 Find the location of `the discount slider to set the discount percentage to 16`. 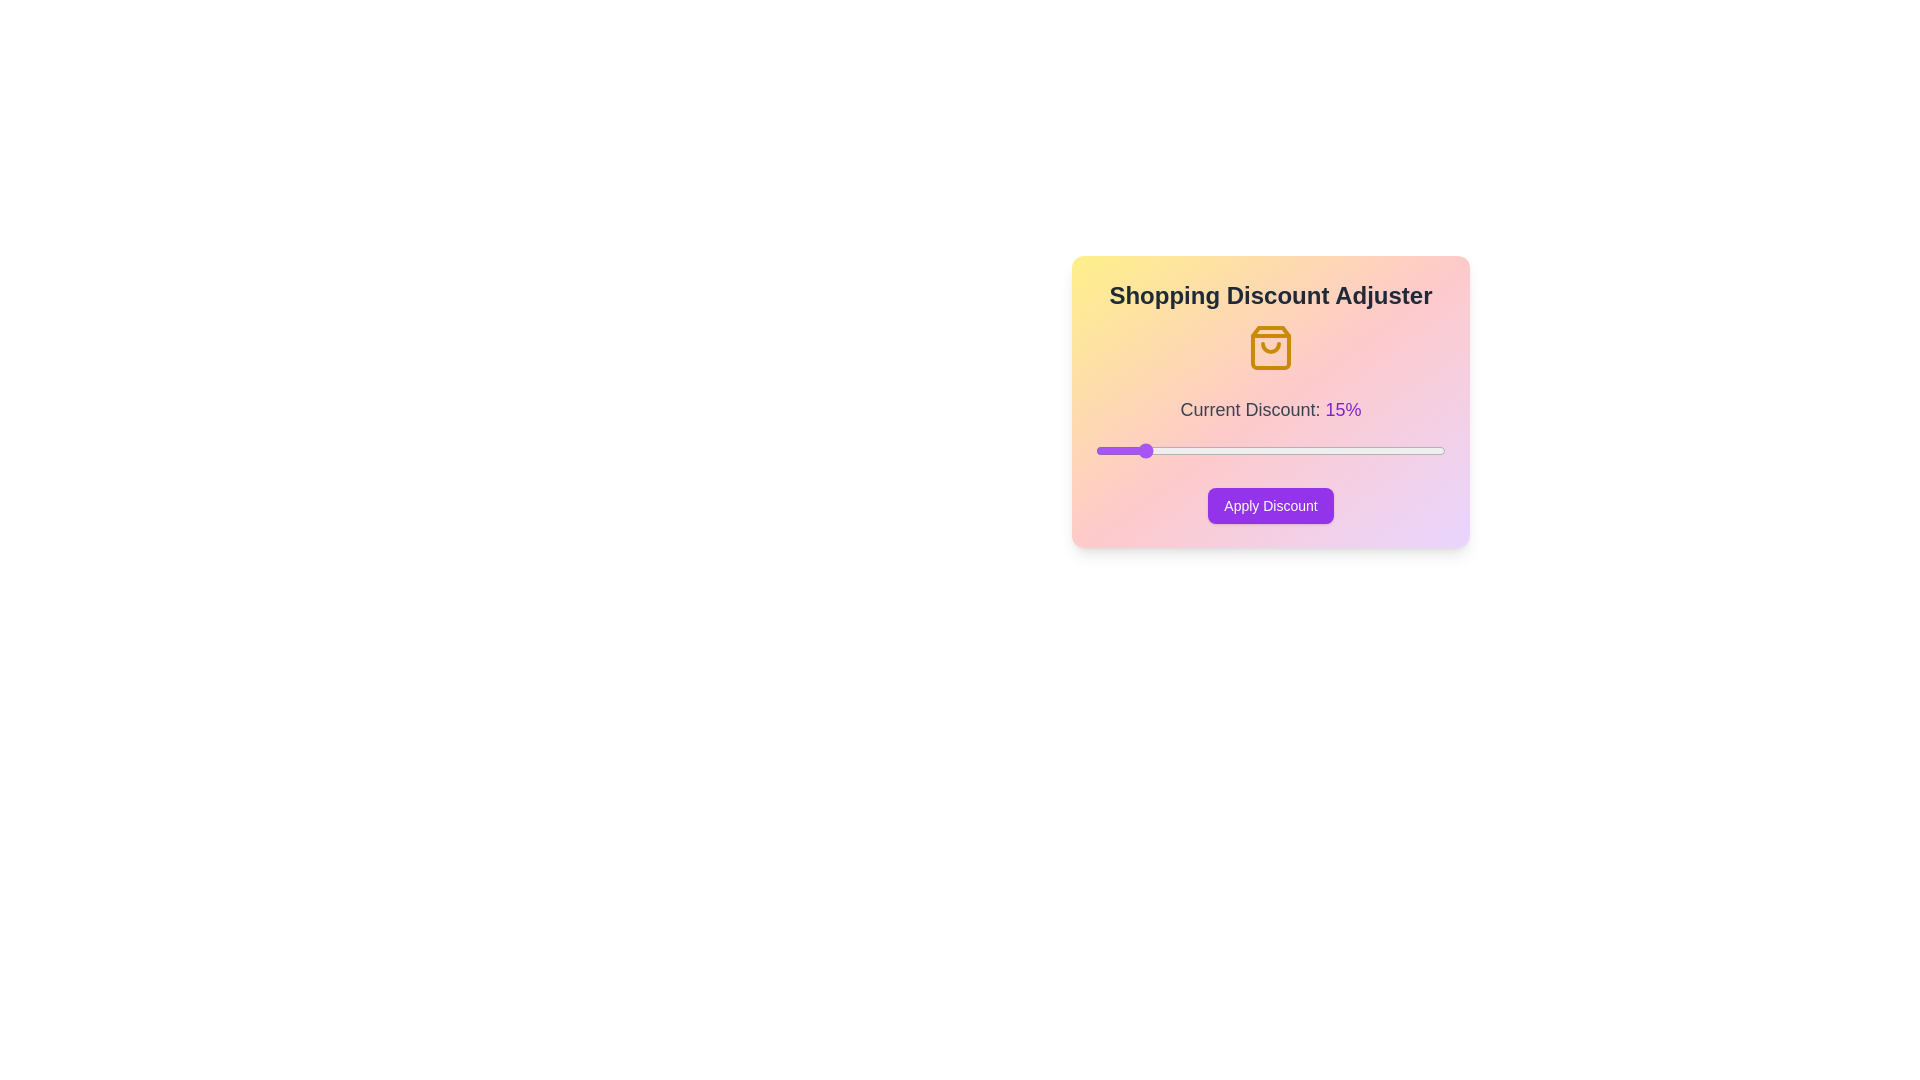

the discount slider to set the discount percentage to 16 is located at coordinates (1148, 451).